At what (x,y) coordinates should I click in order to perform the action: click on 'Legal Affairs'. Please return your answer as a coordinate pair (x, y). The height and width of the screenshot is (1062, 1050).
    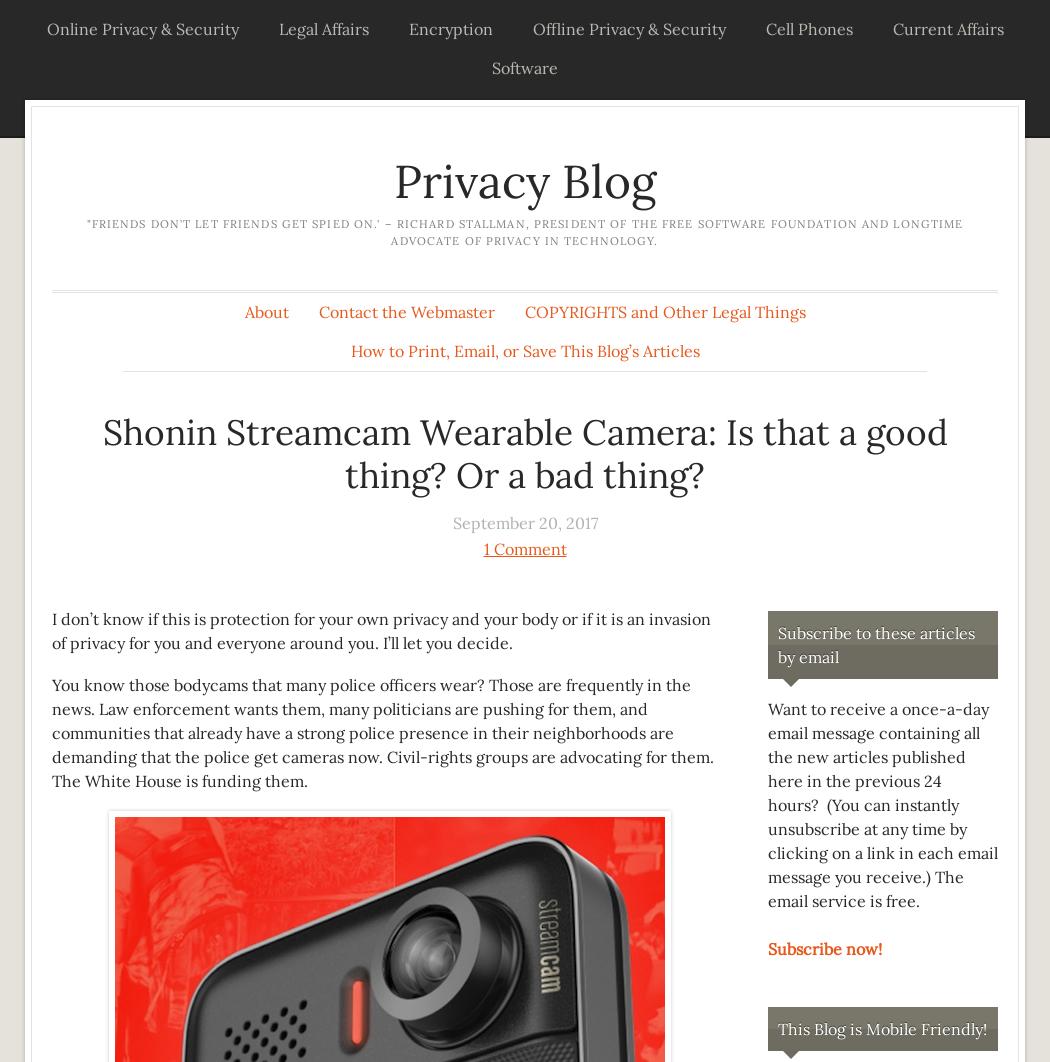
    Looking at the image, I should click on (322, 28).